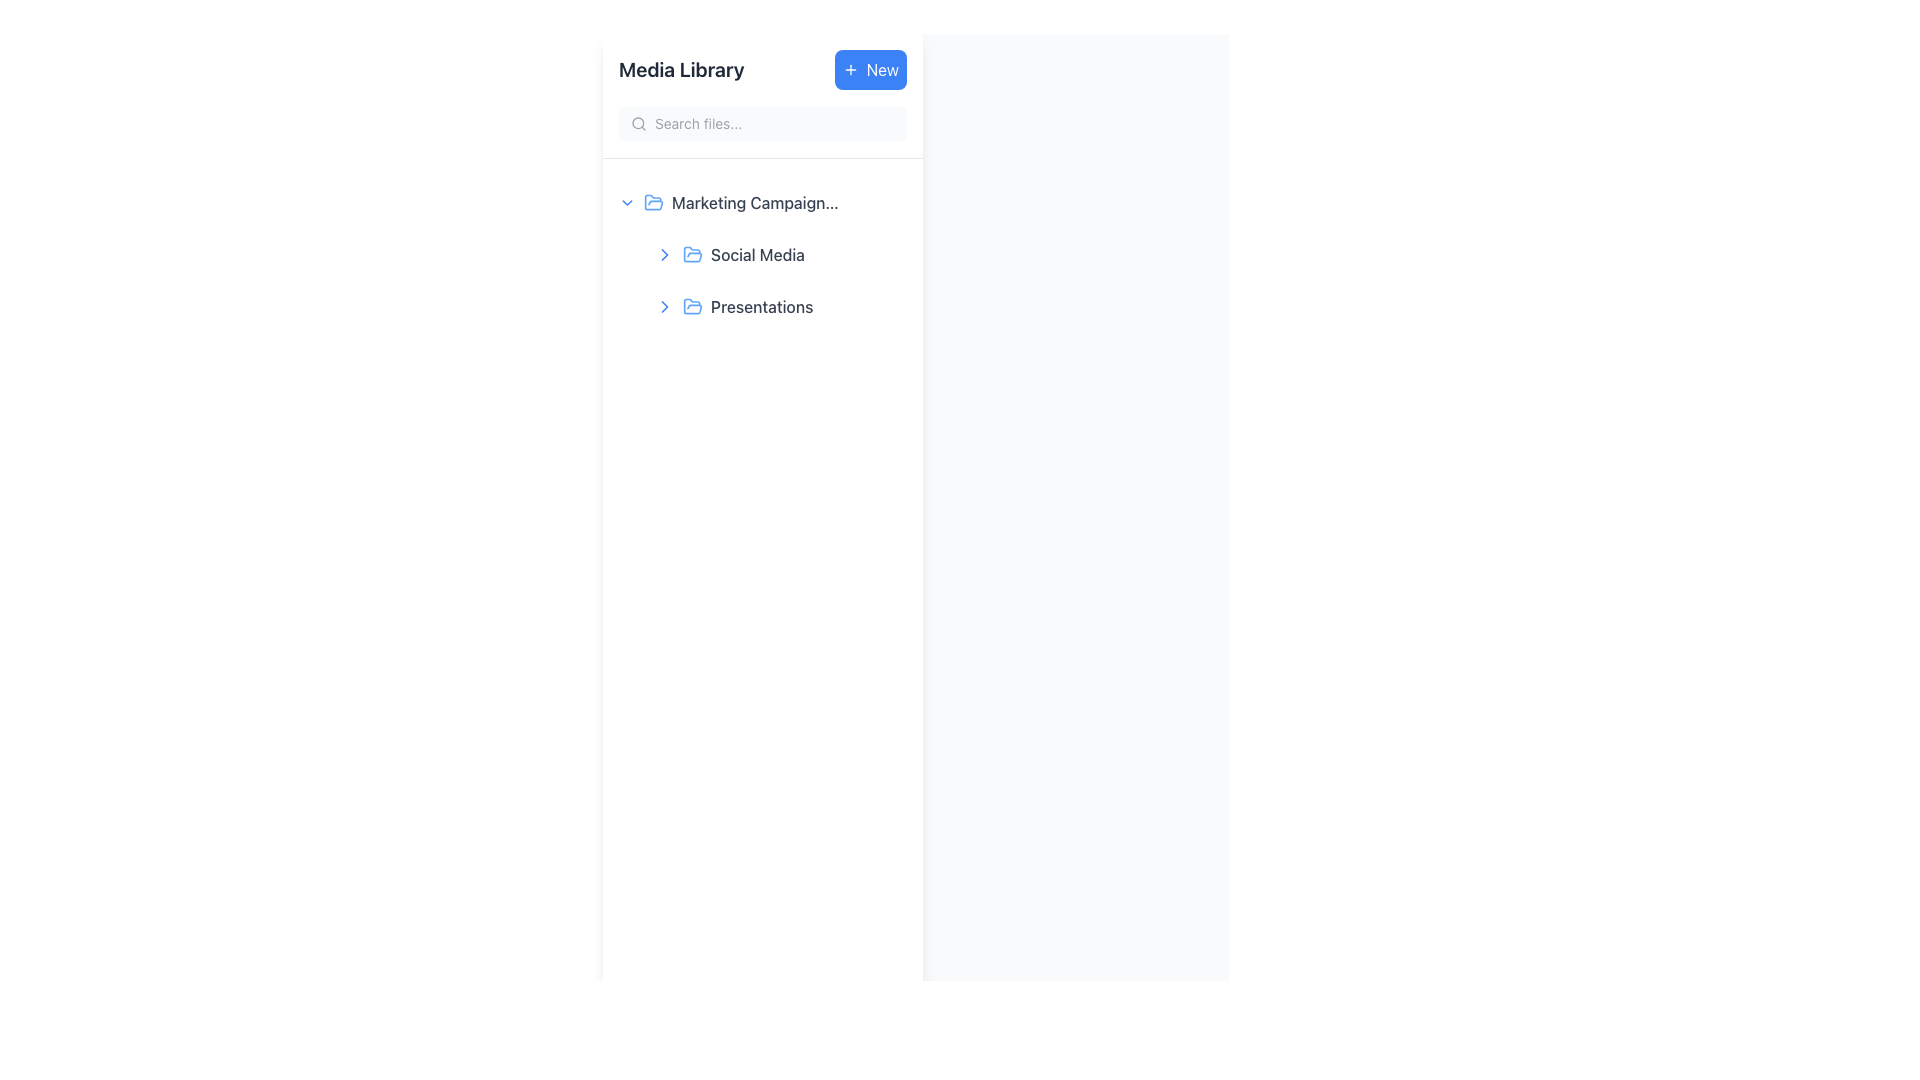  I want to click on the chevron icon located to the left of the 'Presentations' label, so click(665, 307).